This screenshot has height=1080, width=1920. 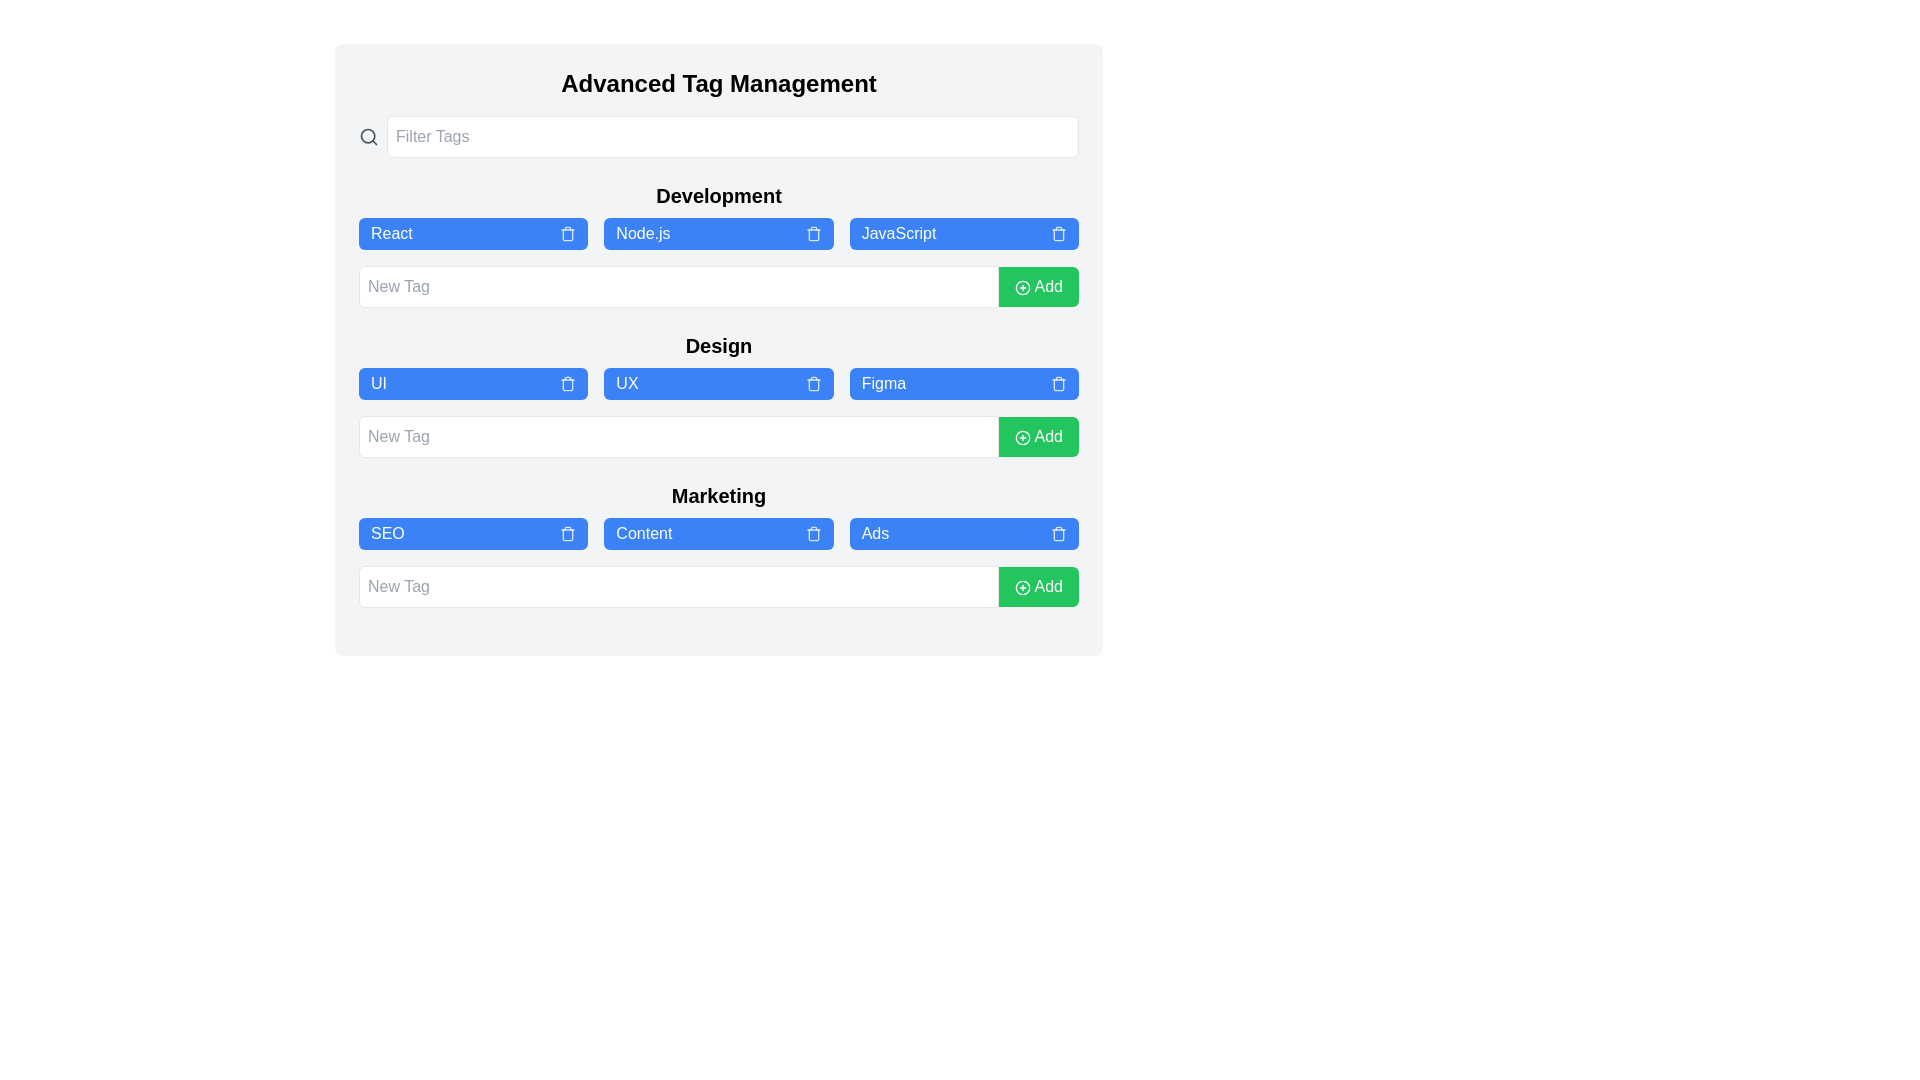 What do you see at coordinates (813, 532) in the screenshot?
I see `the delete Icon button located in the 'Marketing' section, which is positioned to the right of the 'Content' tag and left of the 'Ads' tag, to change its style` at bounding box center [813, 532].